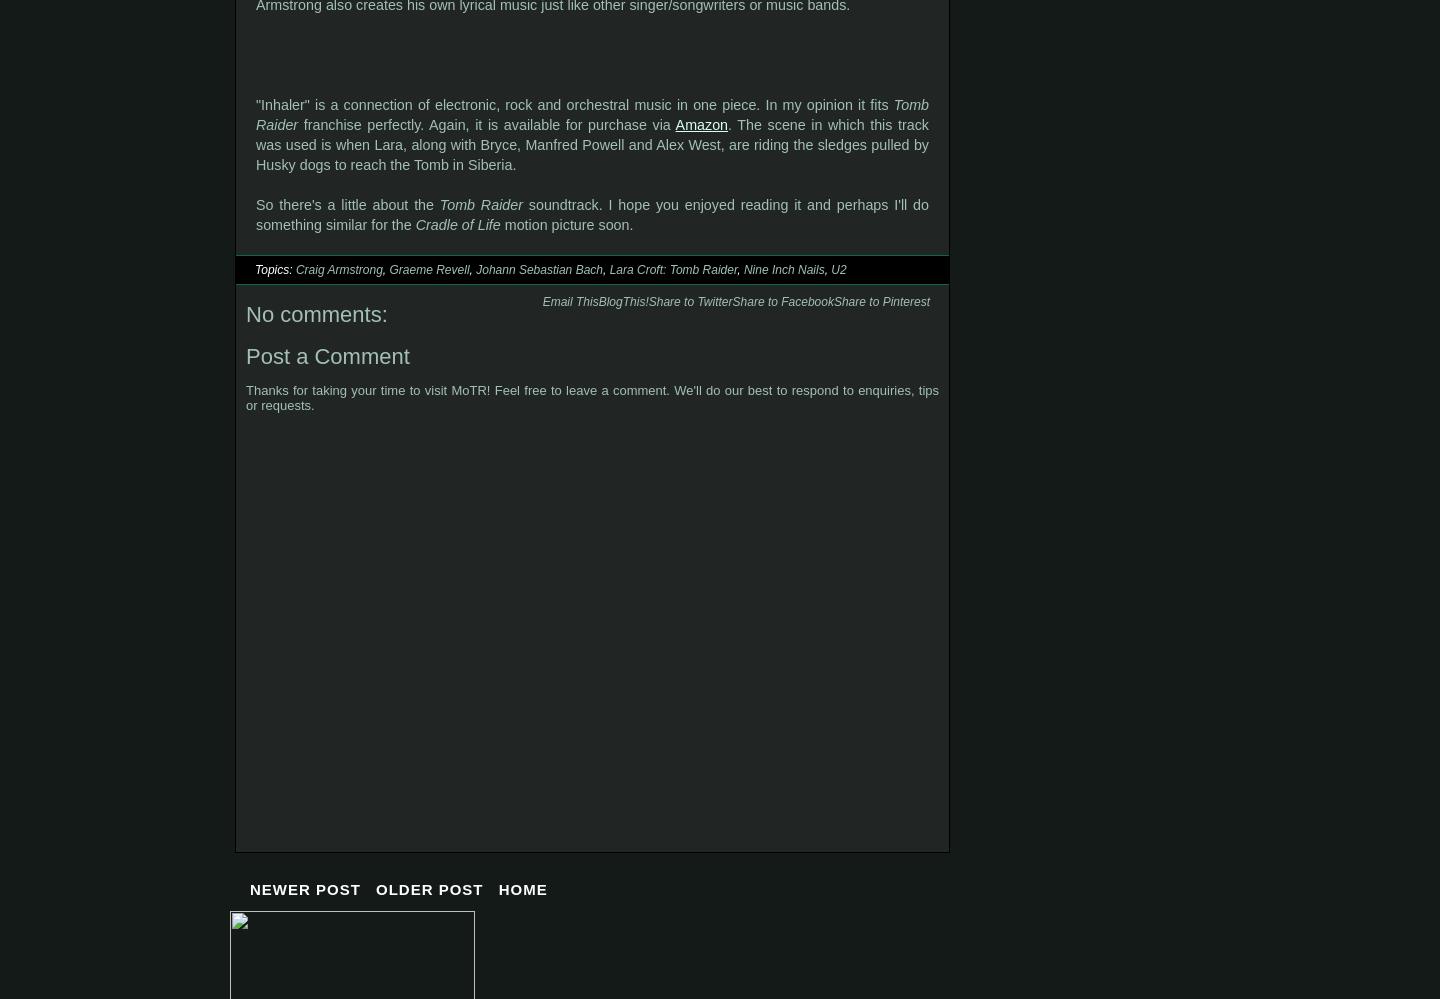  What do you see at coordinates (387, 270) in the screenshot?
I see `'Graeme Revell'` at bounding box center [387, 270].